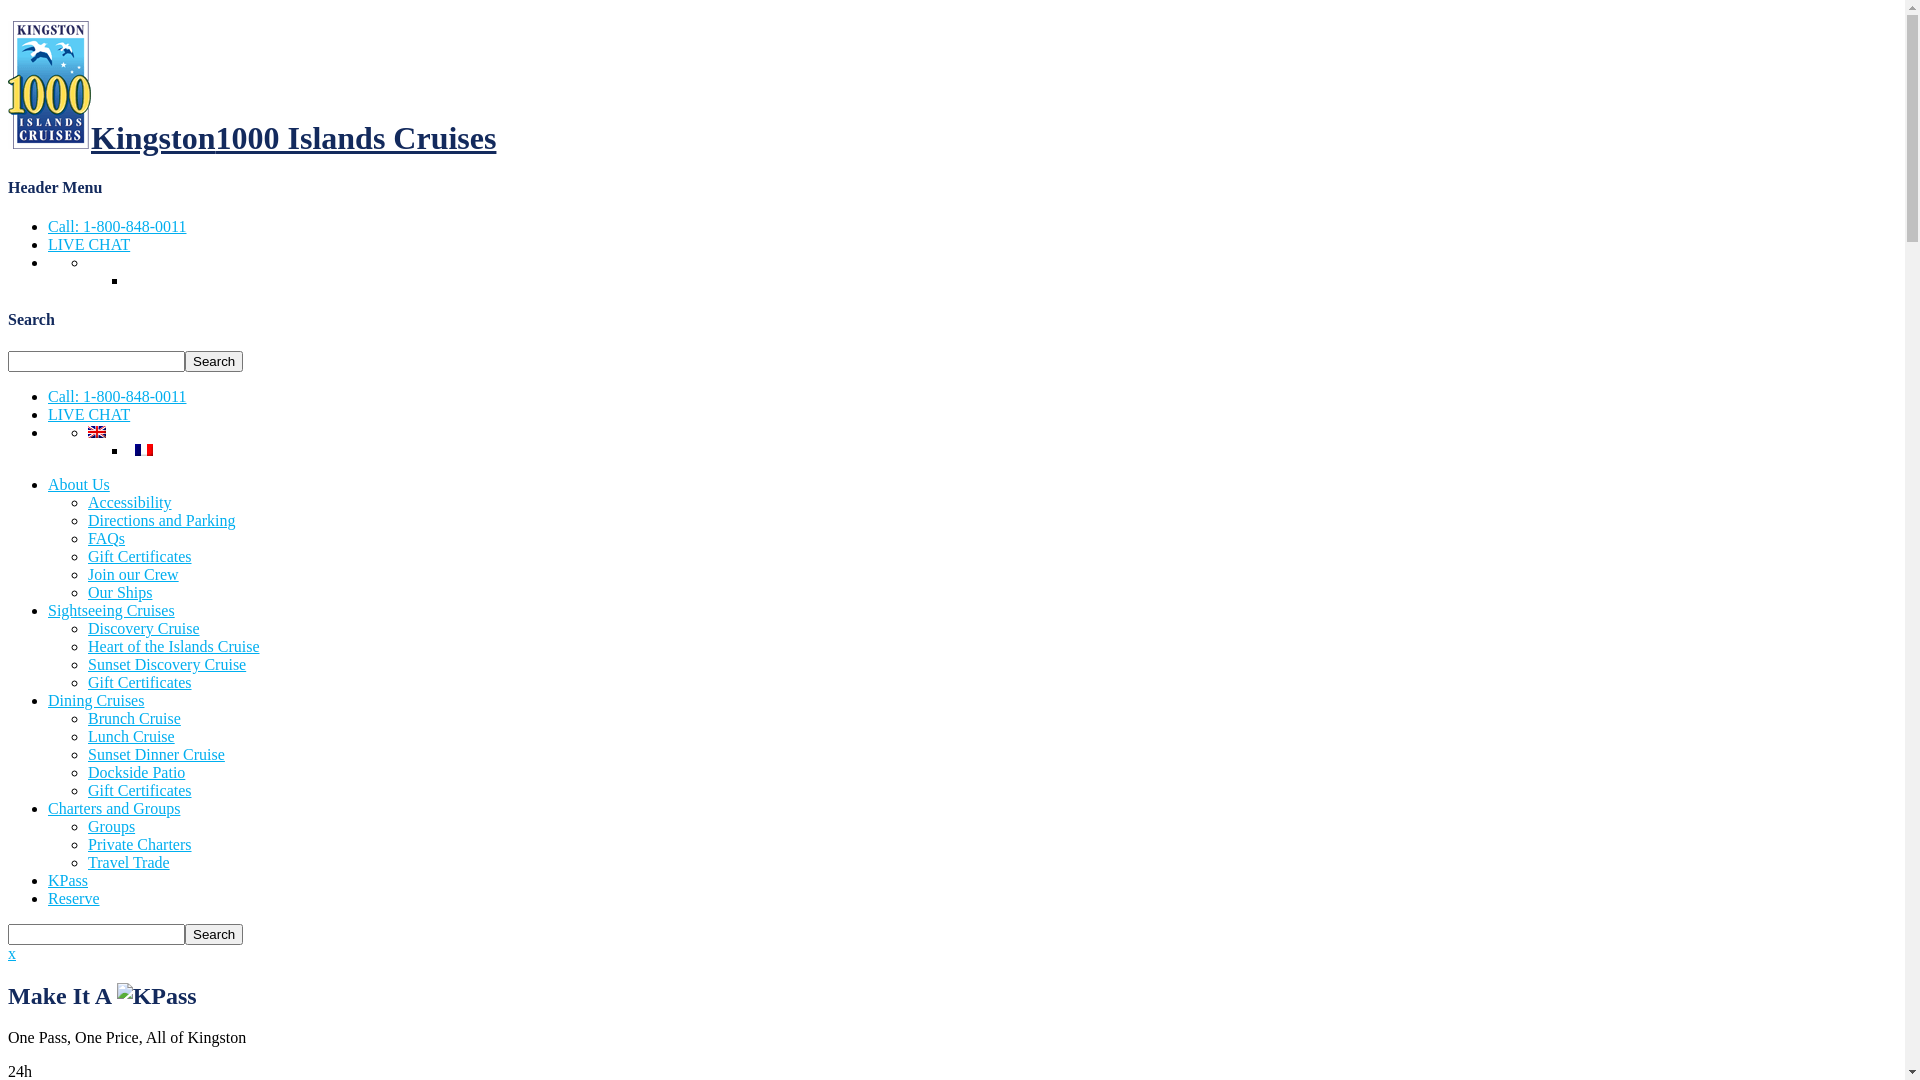 The image size is (1920, 1080). What do you see at coordinates (49, 83) in the screenshot?
I see `'1000 Islands Cruises'` at bounding box center [49, 83].